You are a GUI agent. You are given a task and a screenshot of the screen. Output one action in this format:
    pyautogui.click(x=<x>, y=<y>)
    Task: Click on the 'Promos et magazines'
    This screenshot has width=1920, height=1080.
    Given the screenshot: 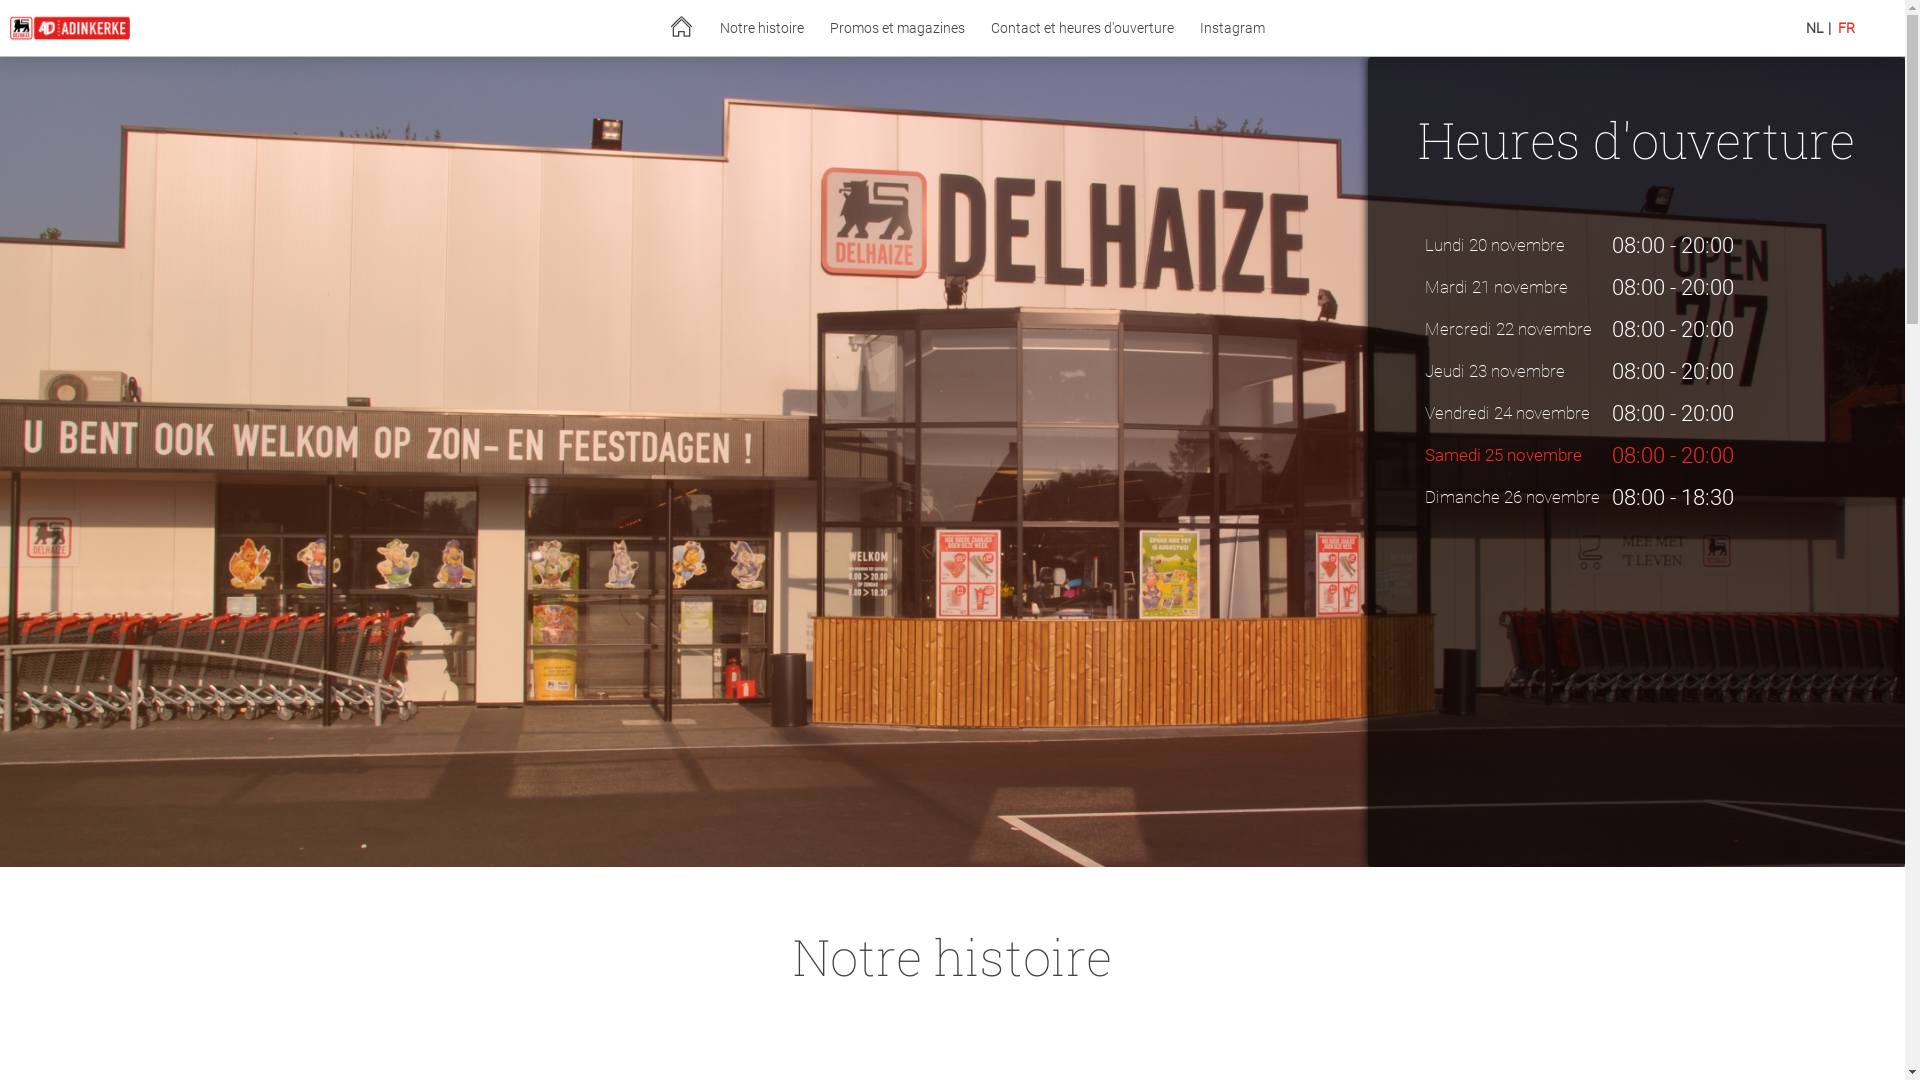 What is the action you would take?
    pyautogui.click(x=896, y=27)
    